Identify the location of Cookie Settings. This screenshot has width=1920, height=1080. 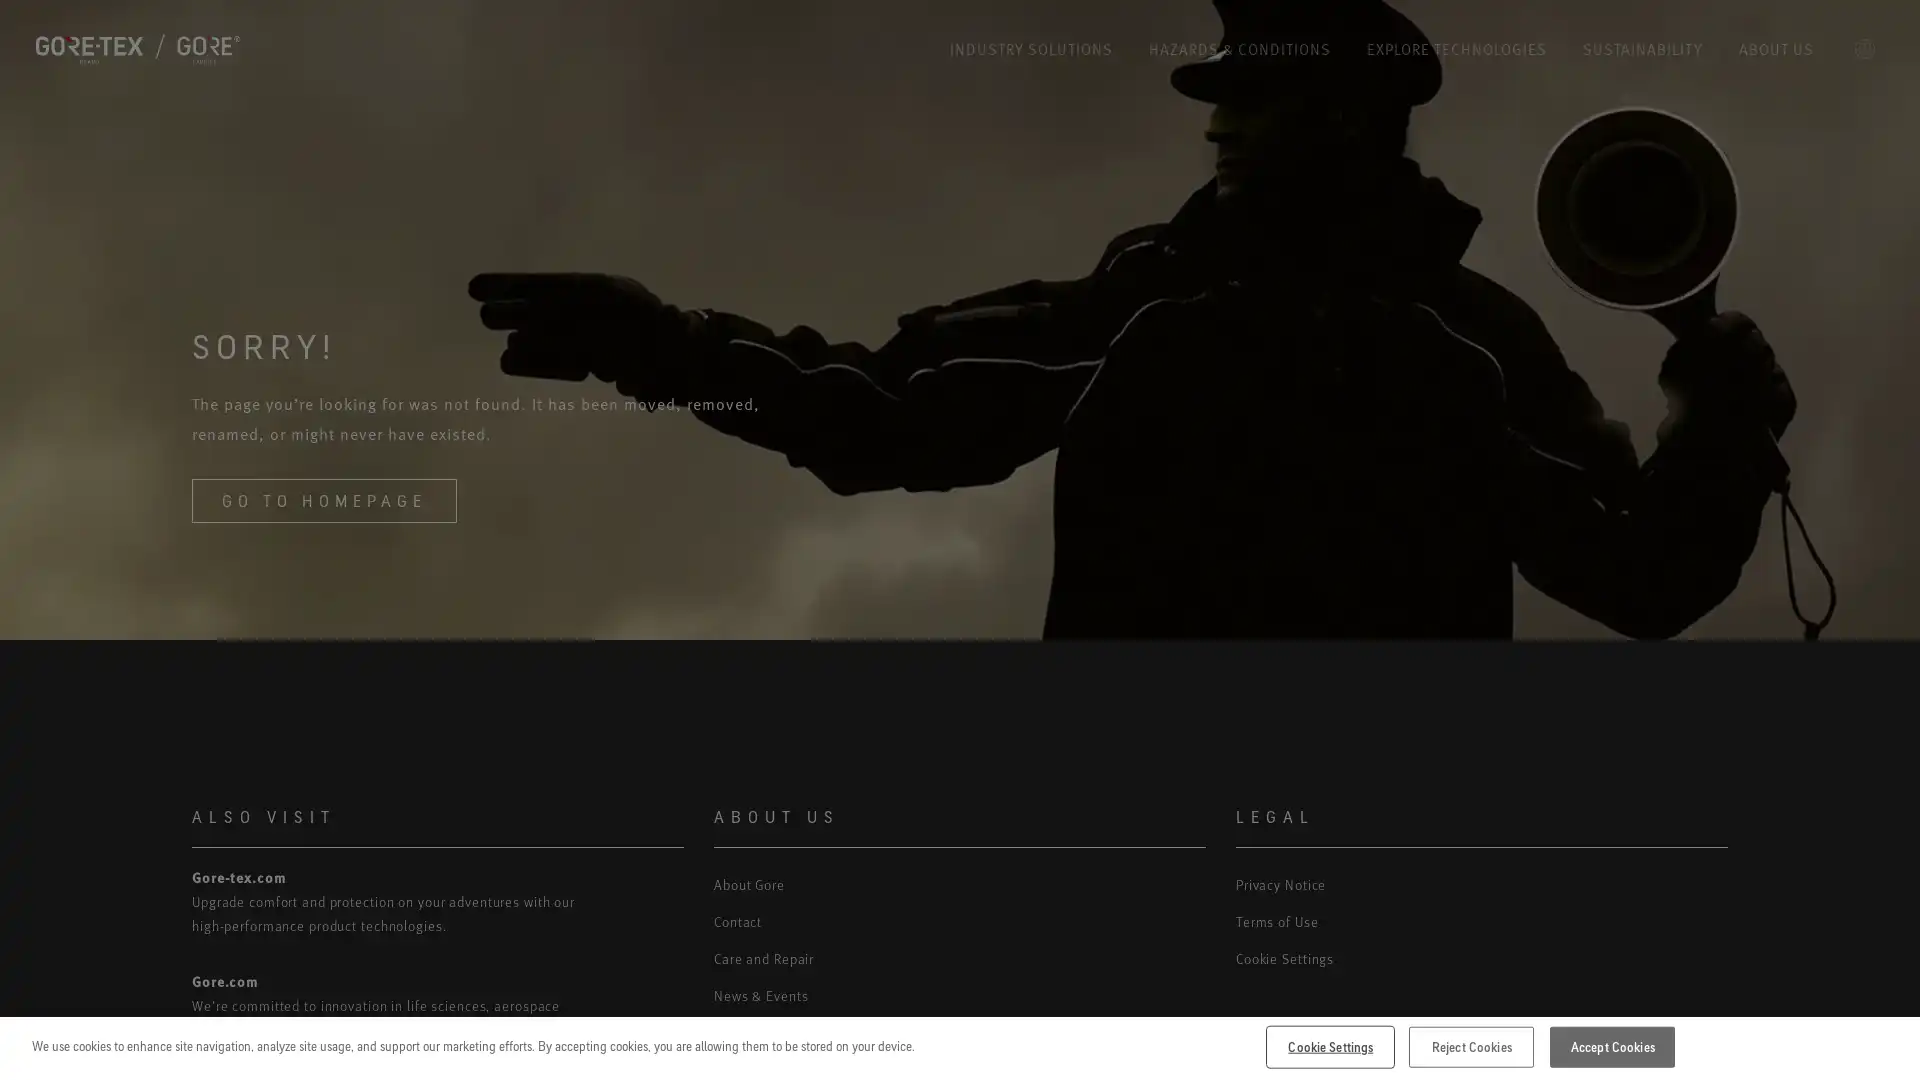
(1330, 1045).